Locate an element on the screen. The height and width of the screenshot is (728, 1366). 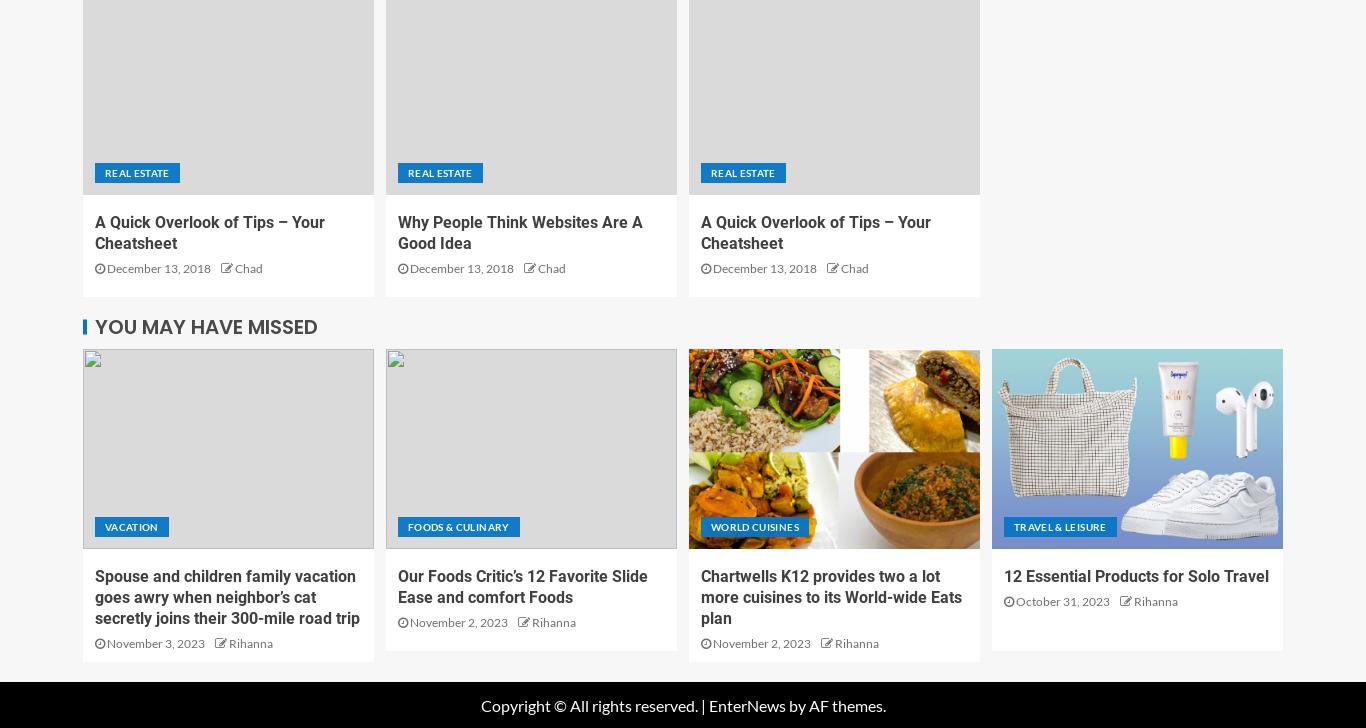
'Why People Think Websites Are A Good Idea' is located at coordinates (520, 231).